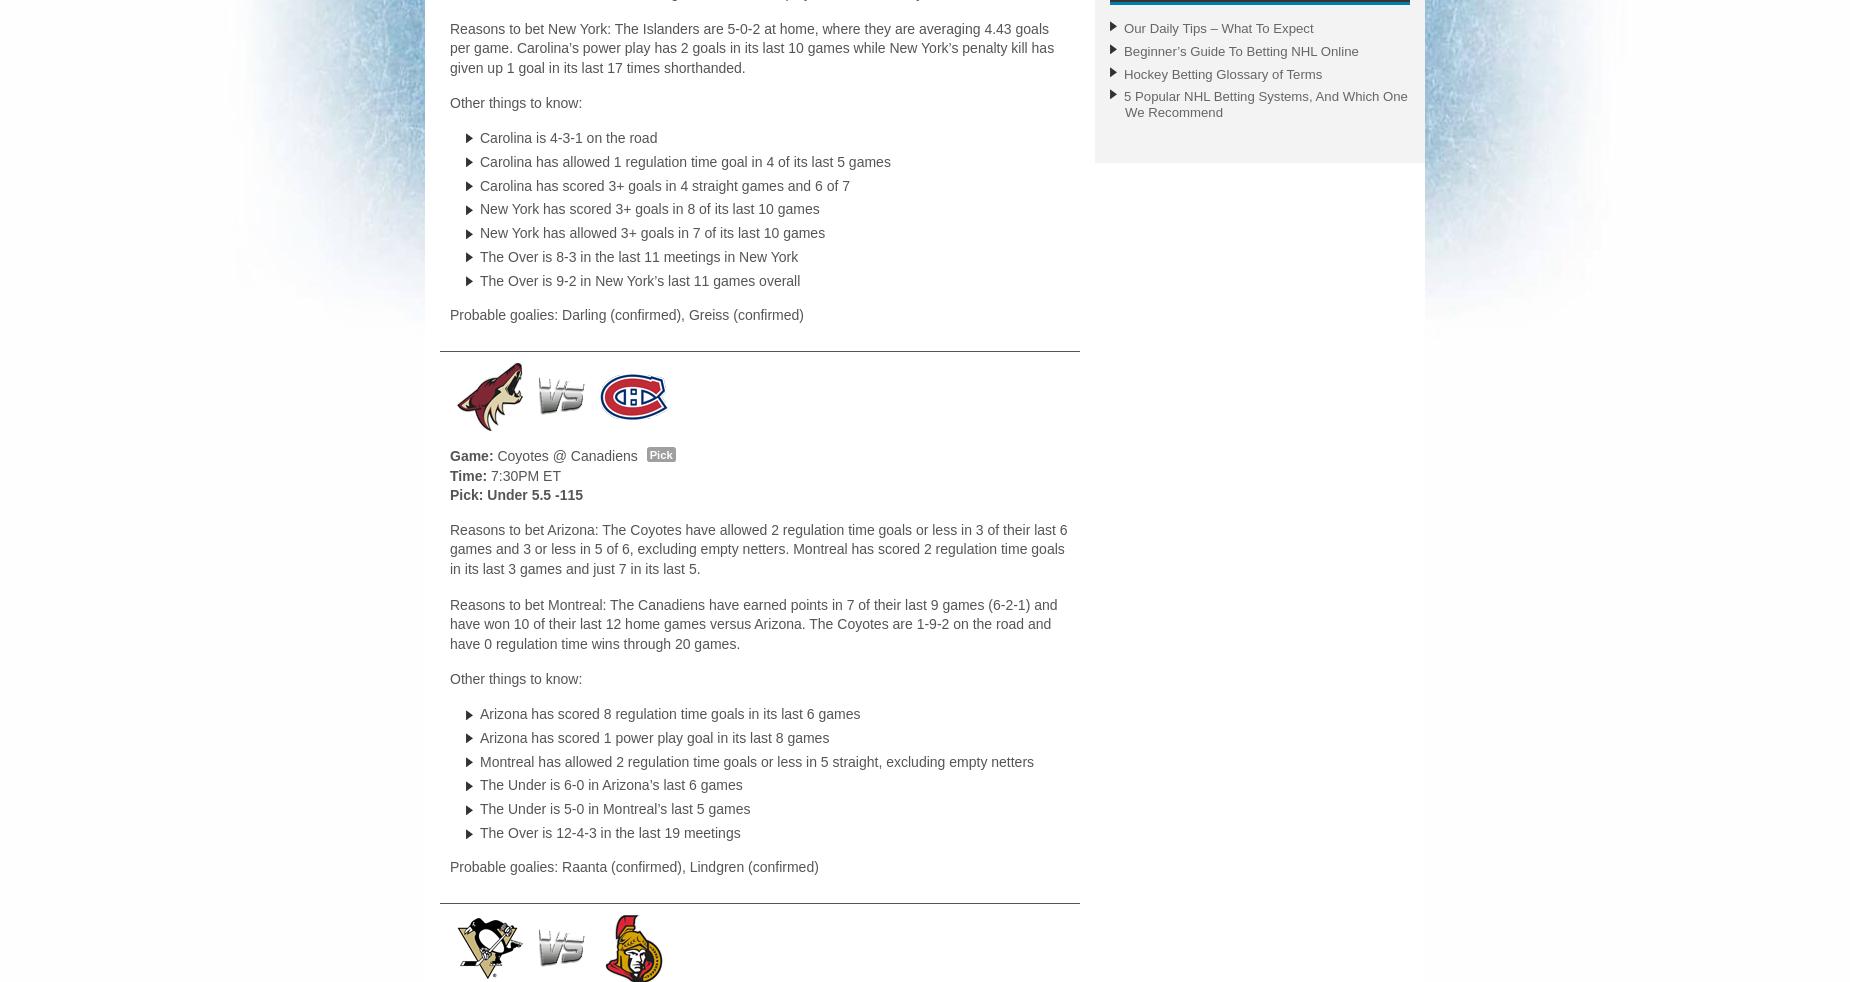 The image size is (1850, 982). I want to click on 'The Over is 12-4-3 in the last 19 meetings', so click(609, 833).